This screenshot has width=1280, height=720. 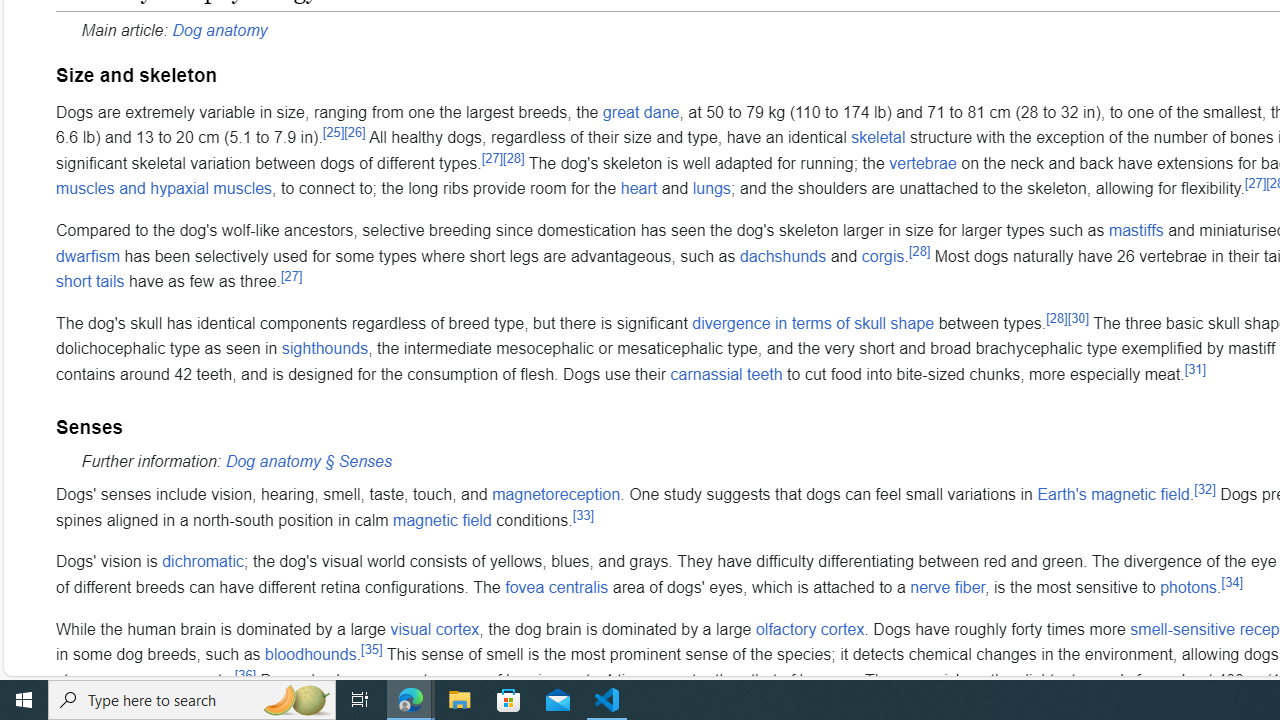 I want to click on '[34]', so click(x=1231, y=581).